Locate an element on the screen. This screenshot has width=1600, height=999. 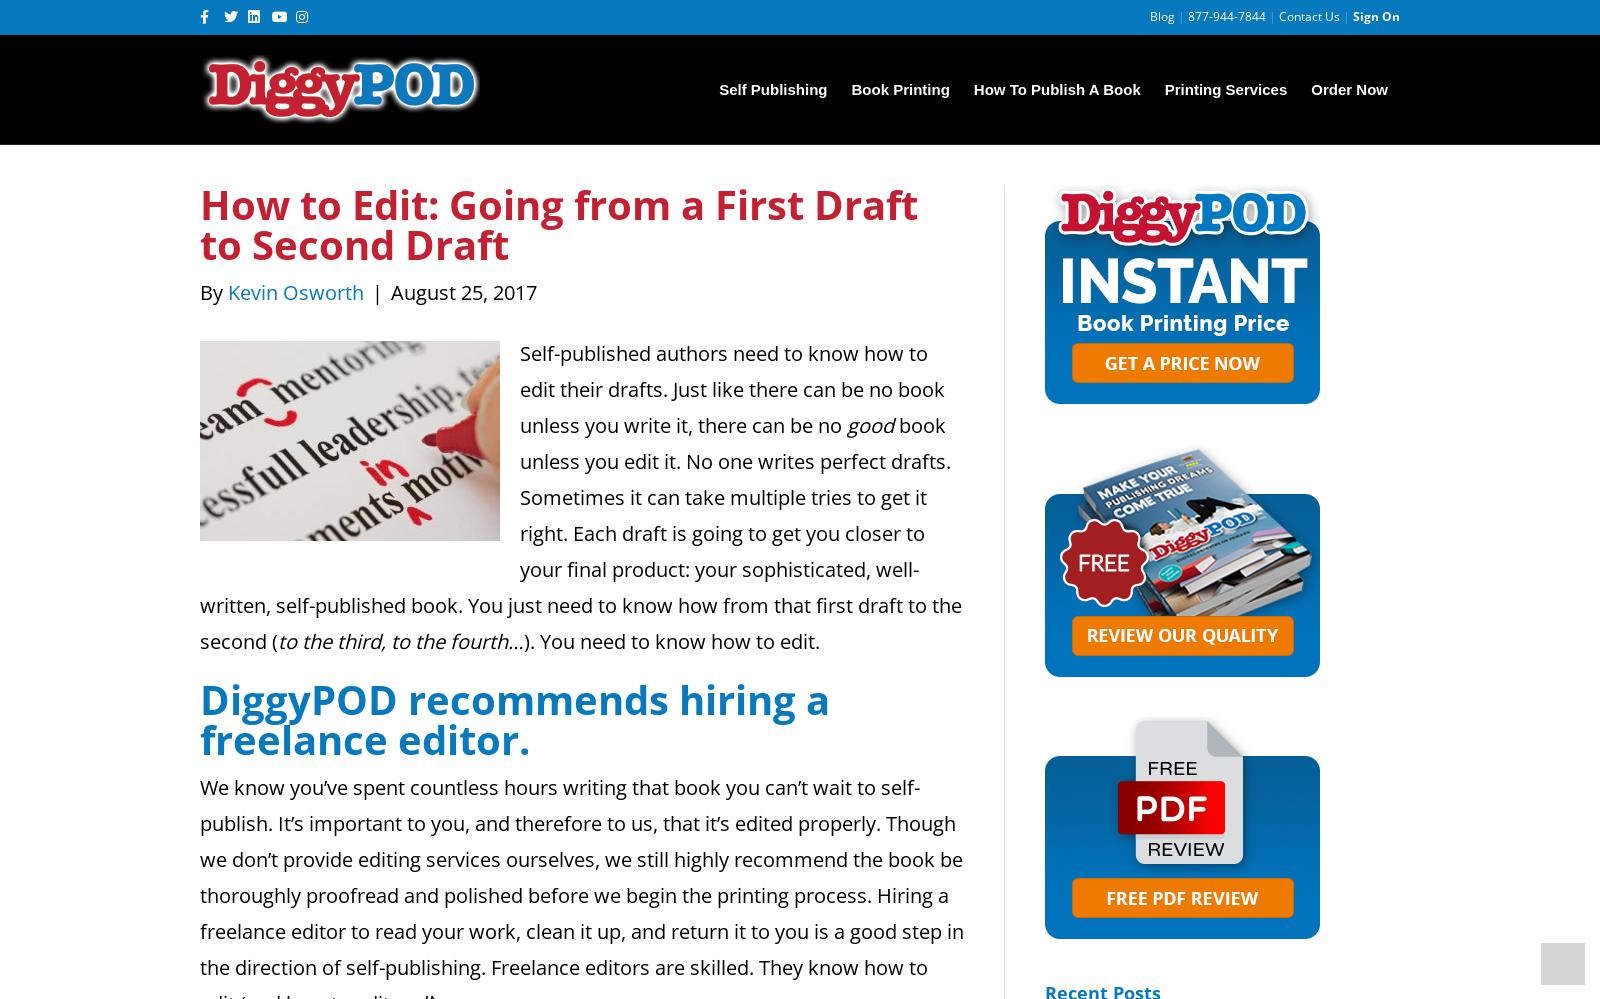
'How to Edit: Going from a First Draft to Second Draft' is located at coordinates (558, 224).